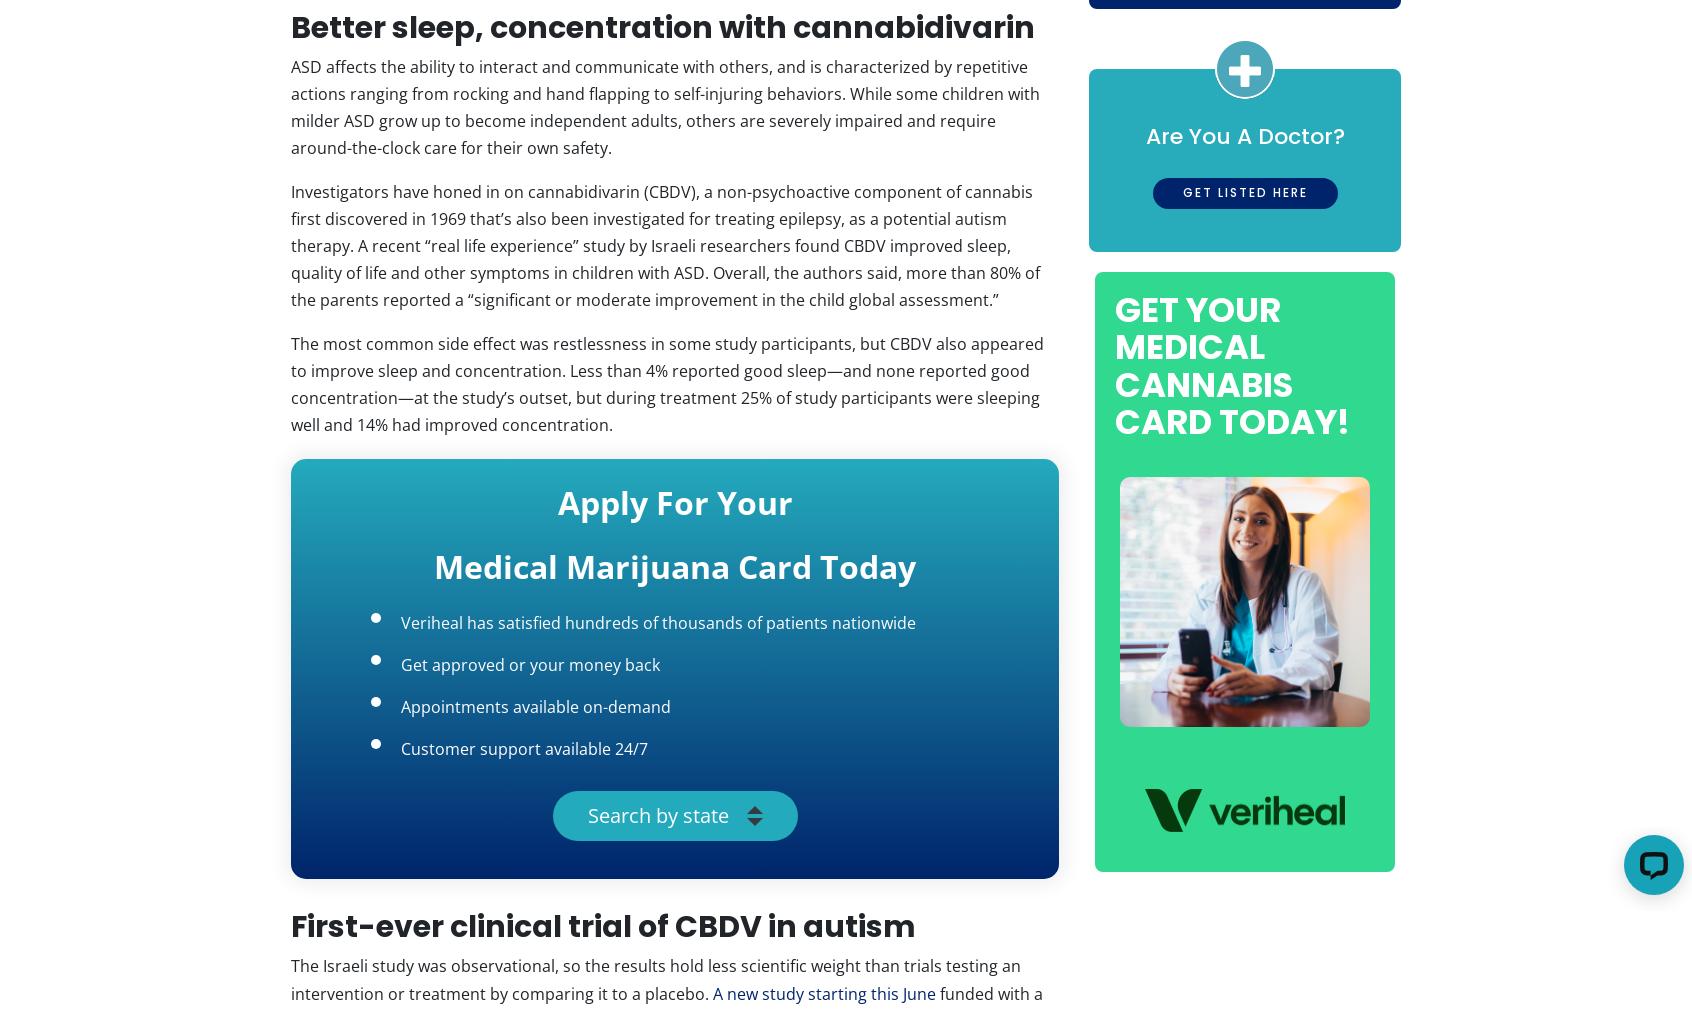  I want to click on 'Customer support available 24/7', so click(524, 748).